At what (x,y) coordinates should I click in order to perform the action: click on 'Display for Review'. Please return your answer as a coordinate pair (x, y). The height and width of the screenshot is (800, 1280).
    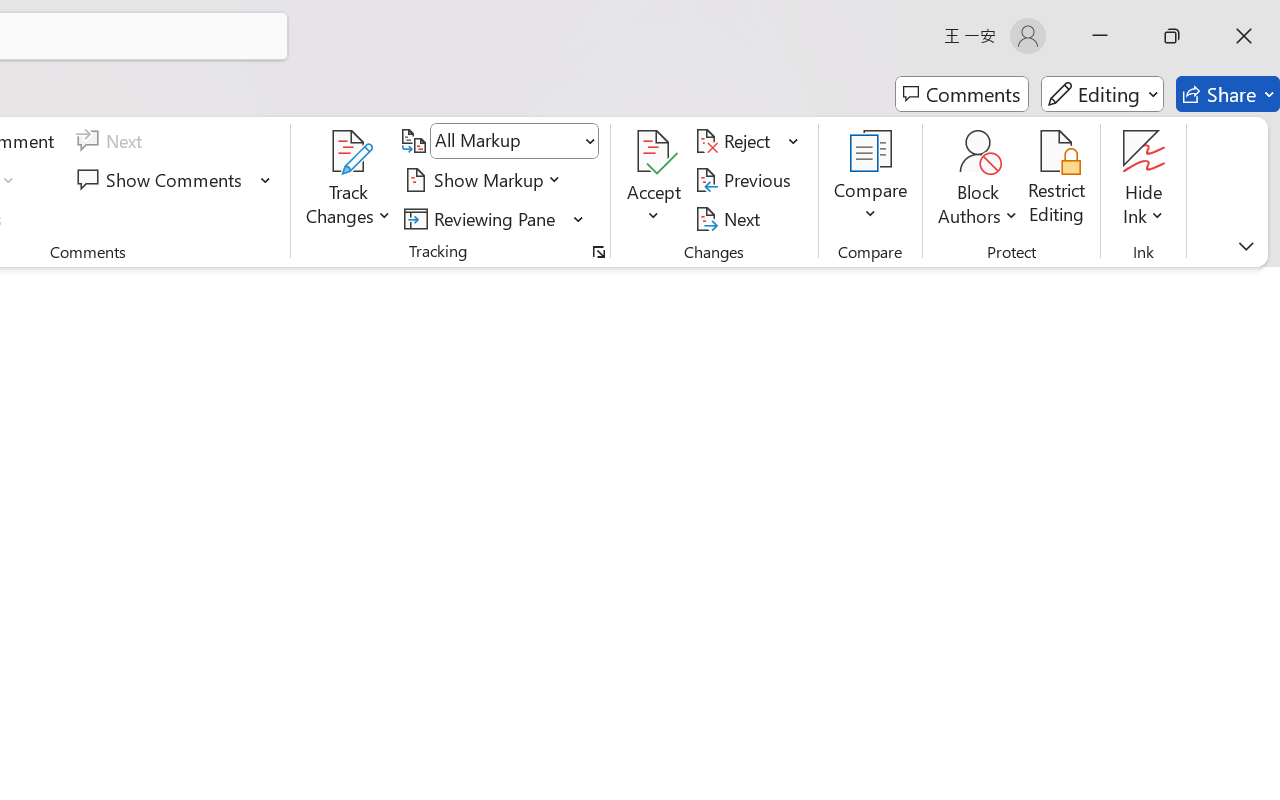
    Looking at the image, I should click on (514, 141).